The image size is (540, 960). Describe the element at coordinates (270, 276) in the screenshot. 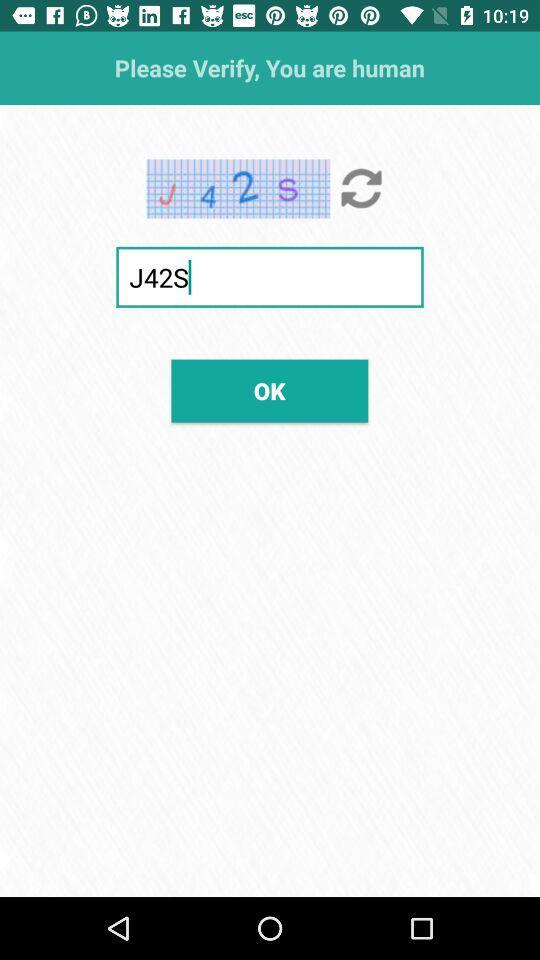

I see `the item above ok item` at that location.